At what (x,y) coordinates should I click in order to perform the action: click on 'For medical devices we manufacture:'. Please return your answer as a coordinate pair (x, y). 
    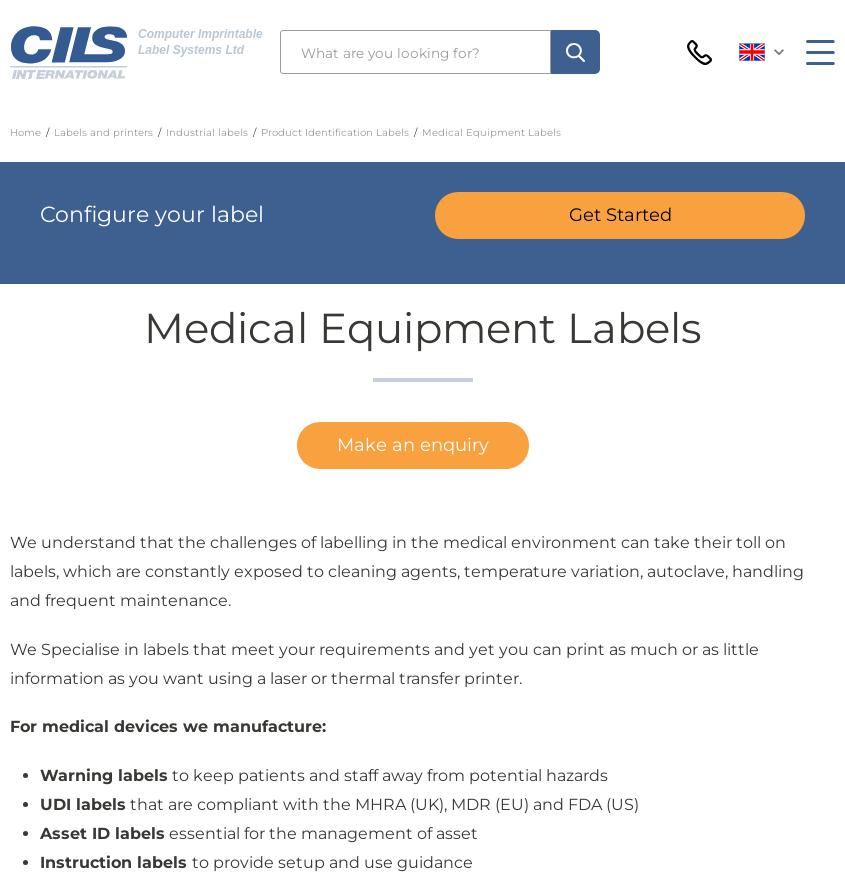
    Looking at the image, I should click on (167, 725).